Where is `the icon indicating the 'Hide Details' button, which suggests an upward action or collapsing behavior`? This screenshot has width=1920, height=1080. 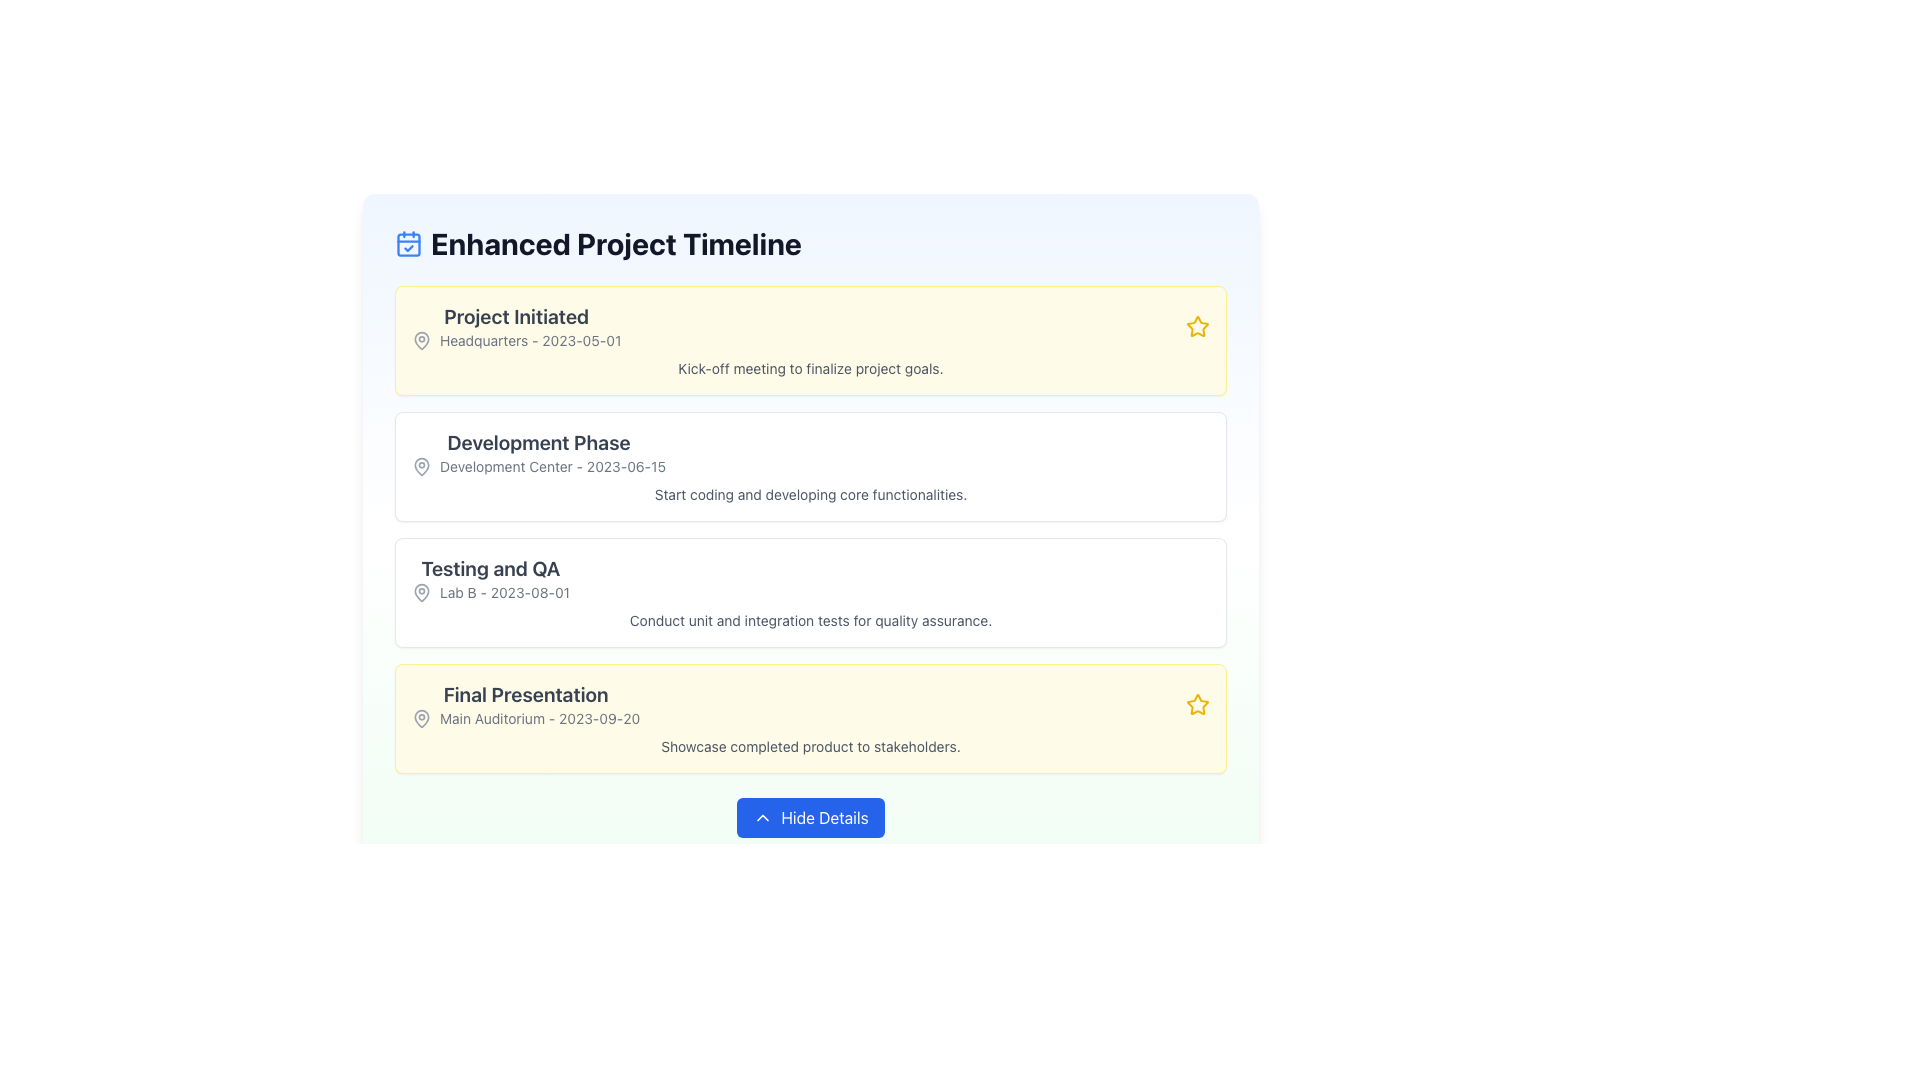 the icon indicating the 'Hide Details' button, which suggests an upward action or collapsing behavior is located at coordinates (762, 817).